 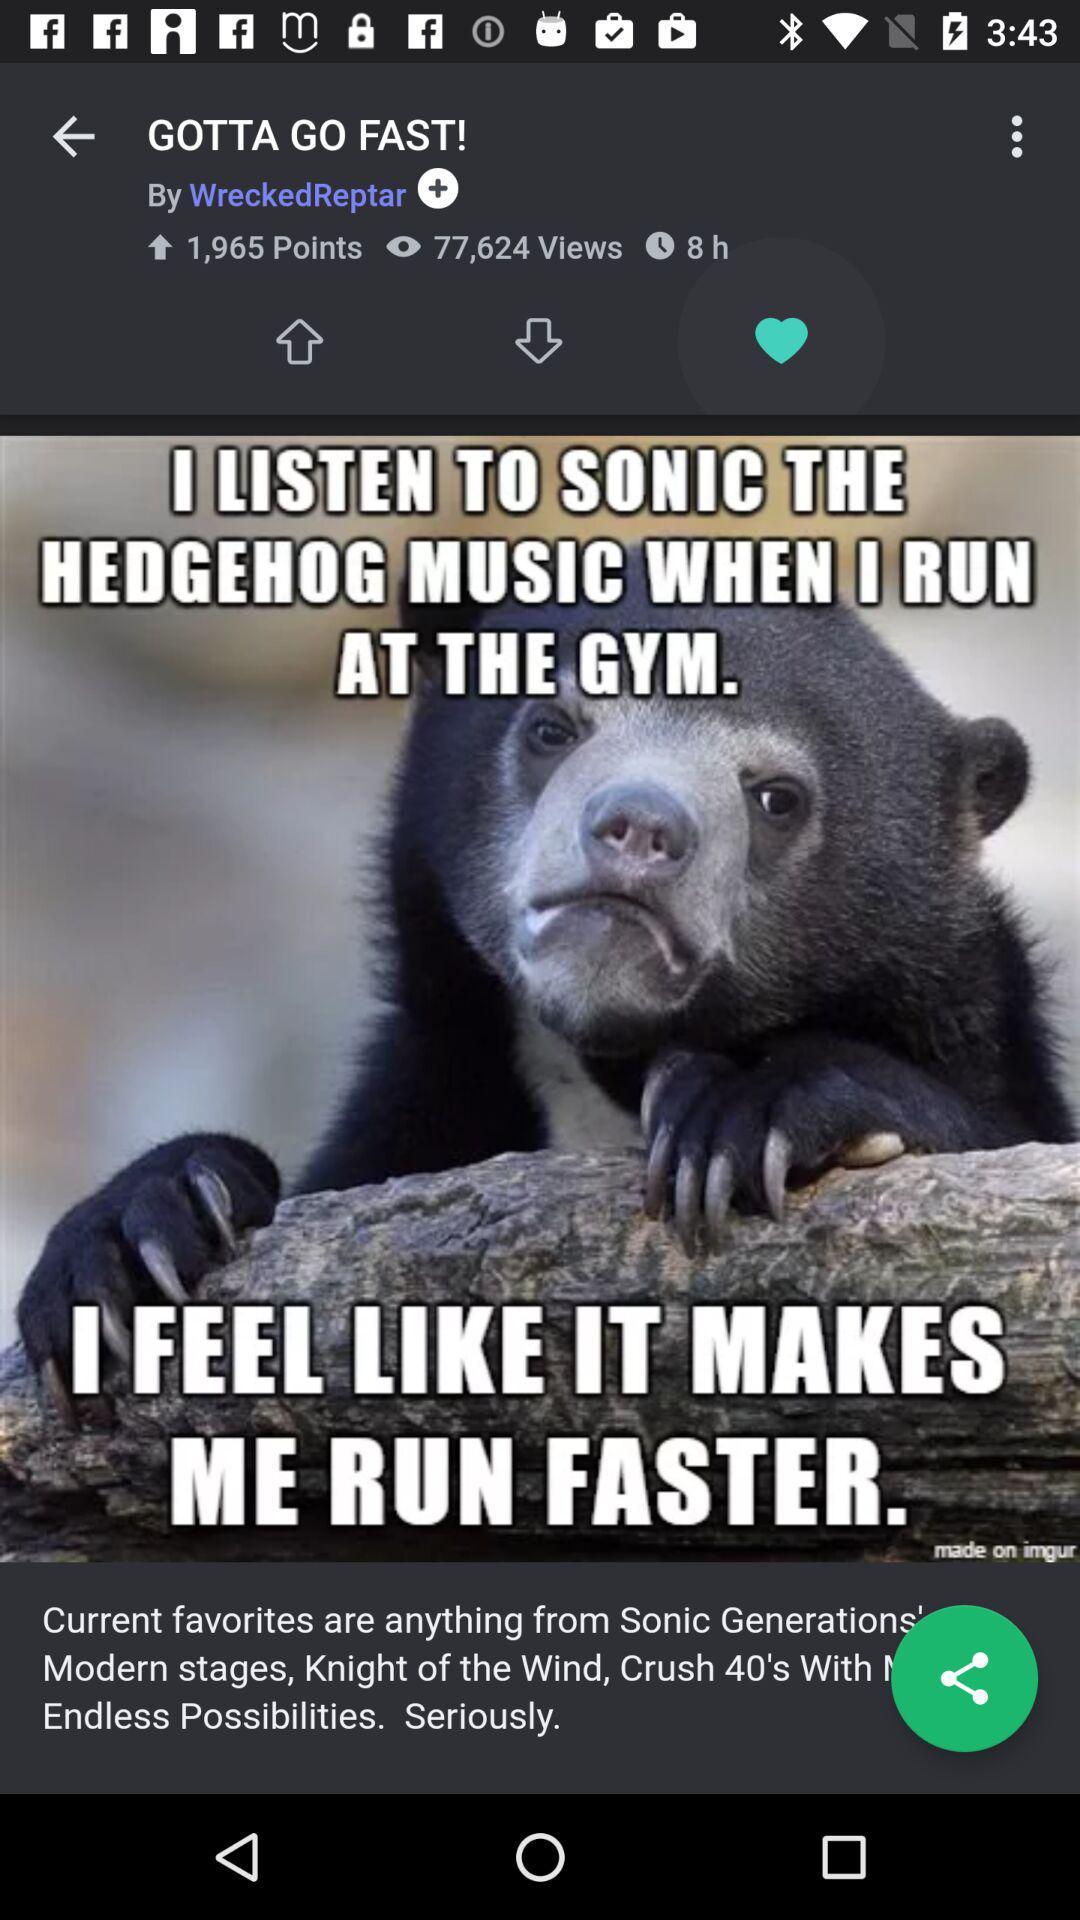 I want to click on the item below gotta go fast! icon, so click(x=276, y=193).